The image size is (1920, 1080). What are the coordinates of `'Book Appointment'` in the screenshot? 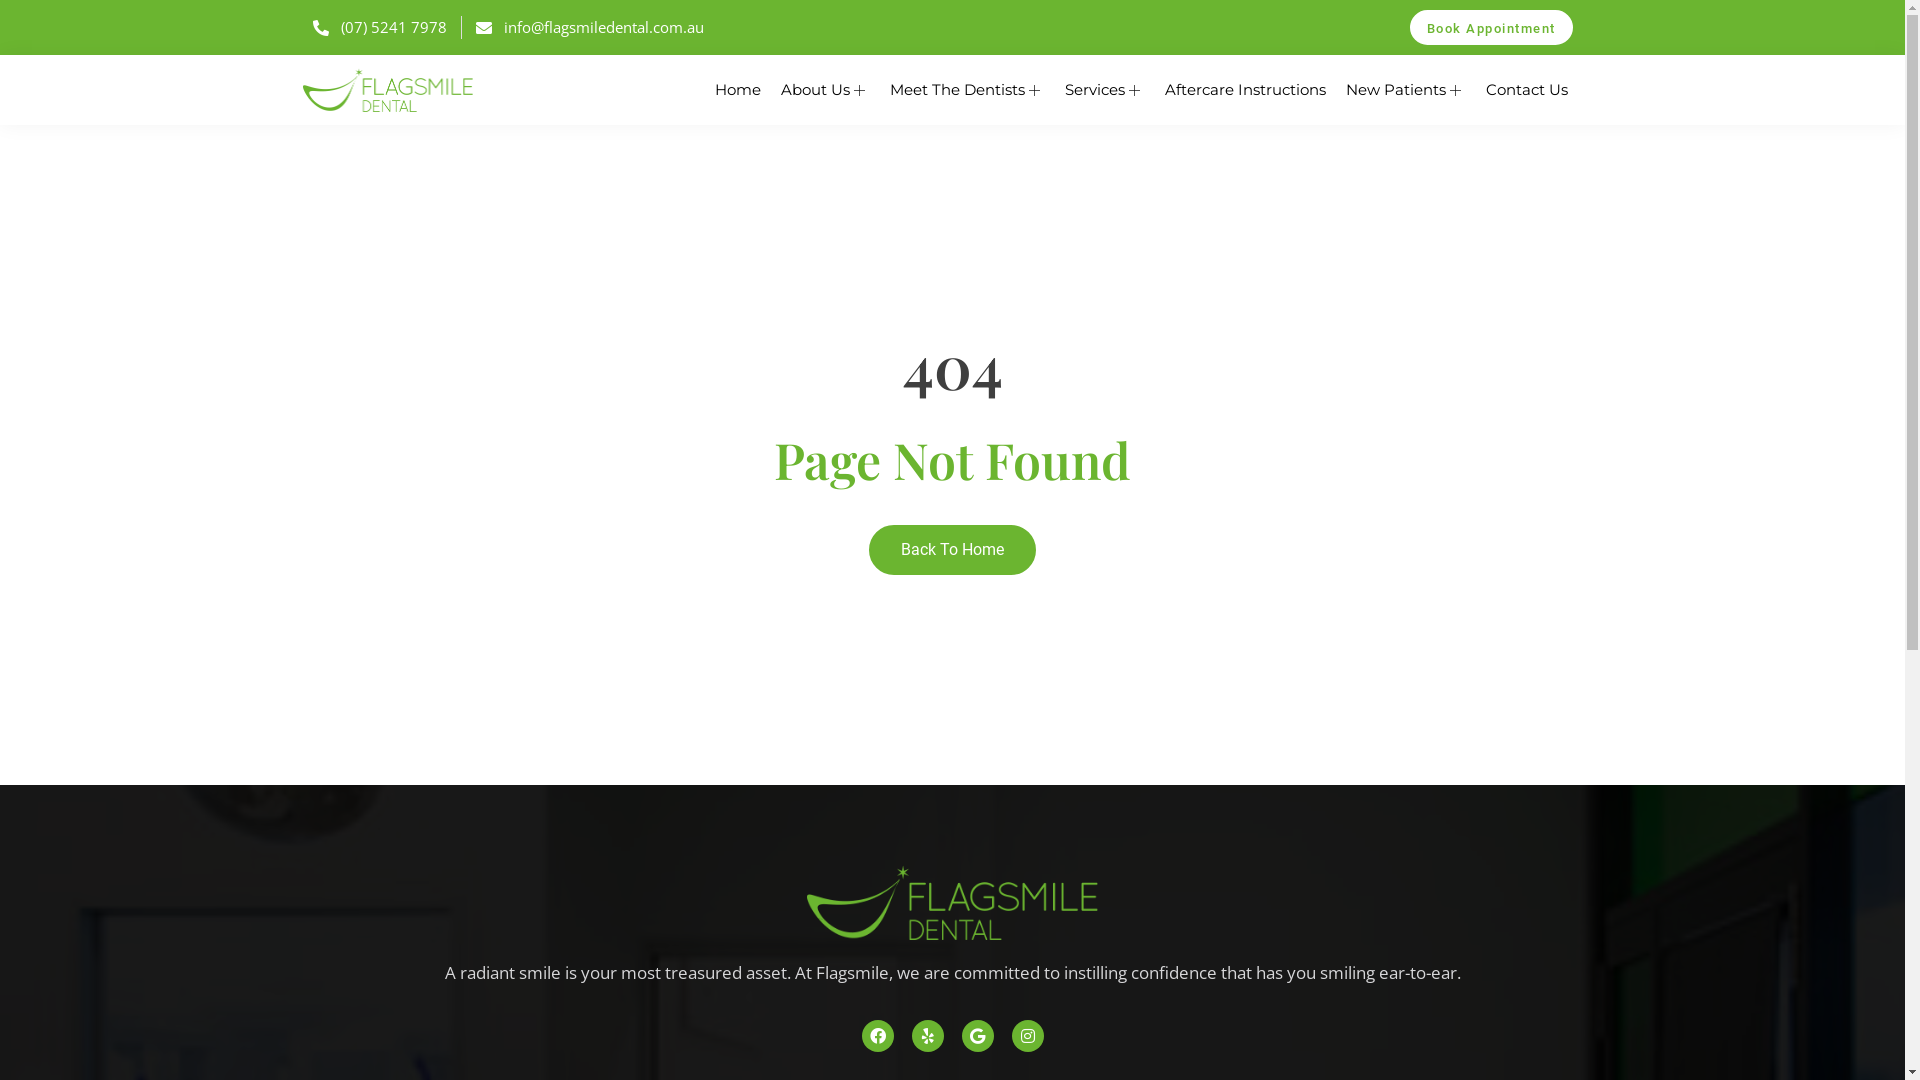 It's located at (1491, 27).